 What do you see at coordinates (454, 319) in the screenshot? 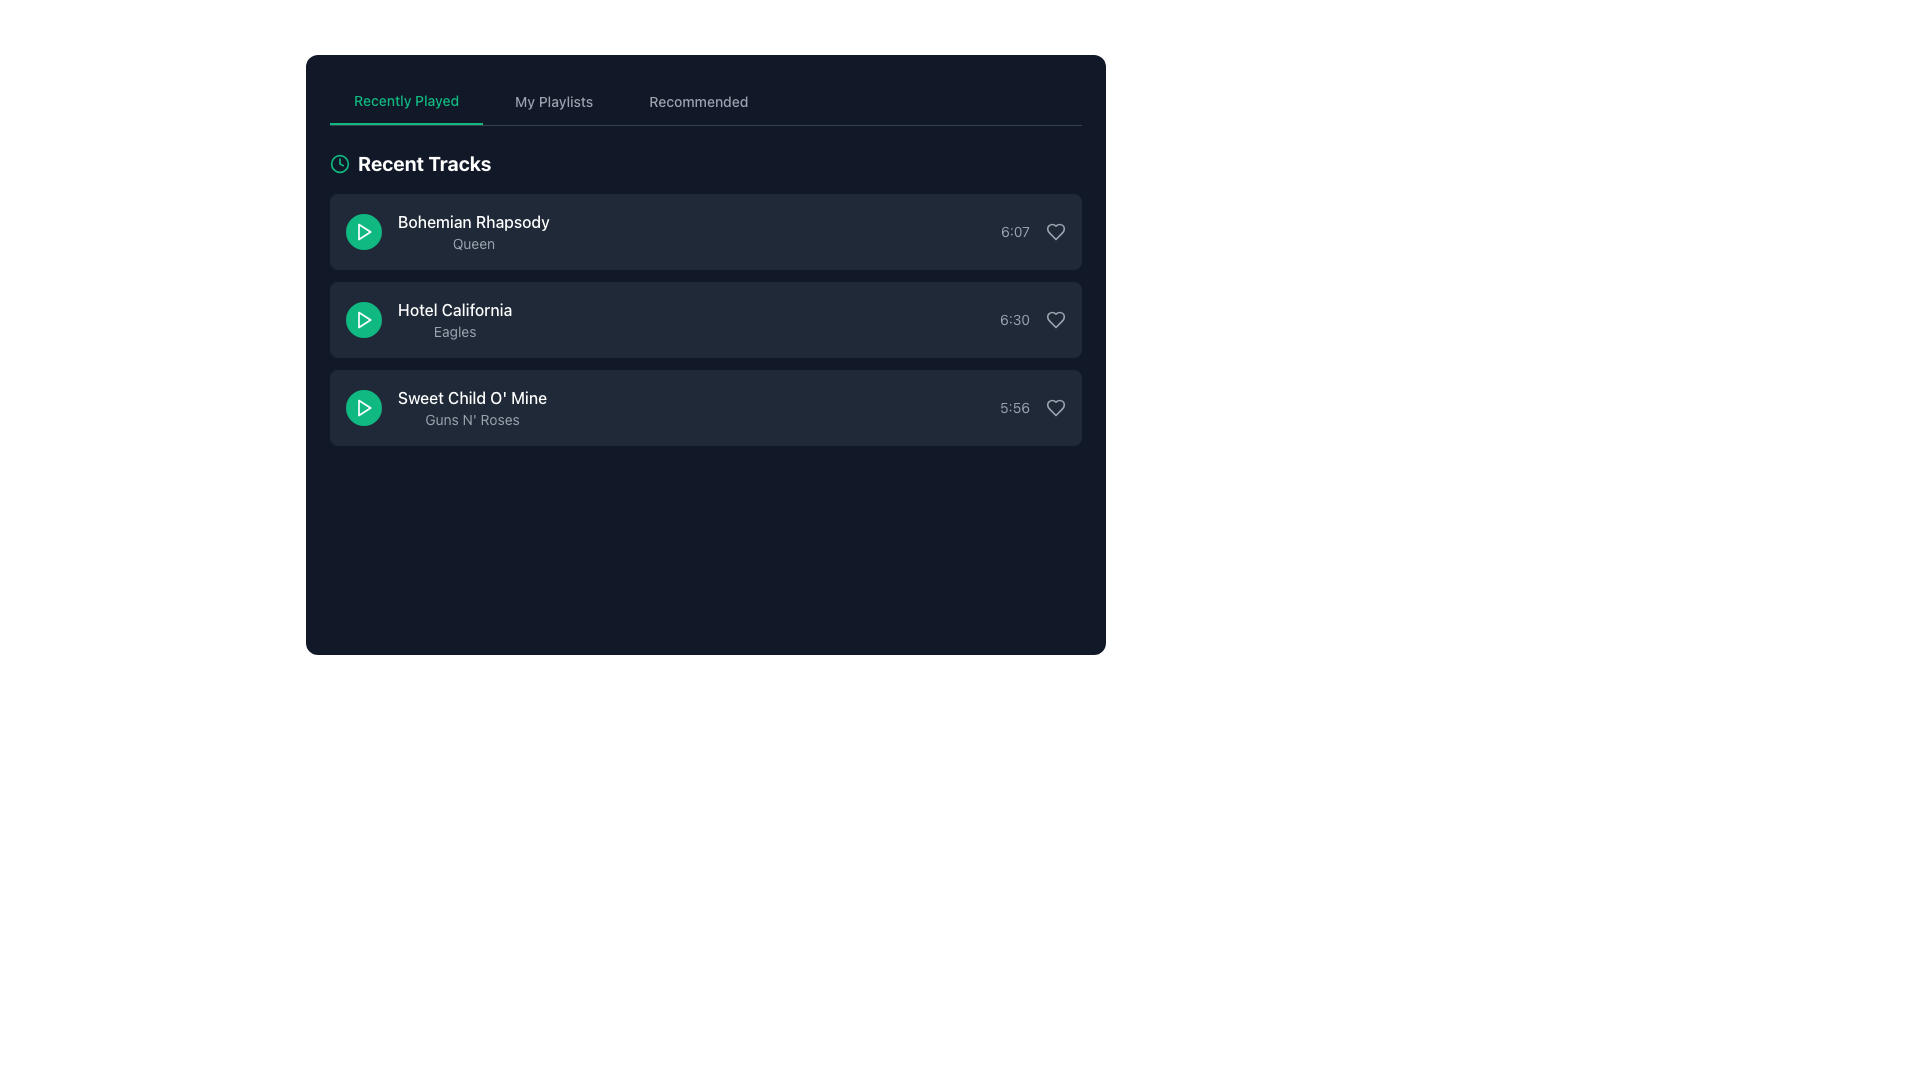
I see `the text label displaying the track name 'Hotel California' by the artist 'Eagles'` at bounding box center [454, 319].